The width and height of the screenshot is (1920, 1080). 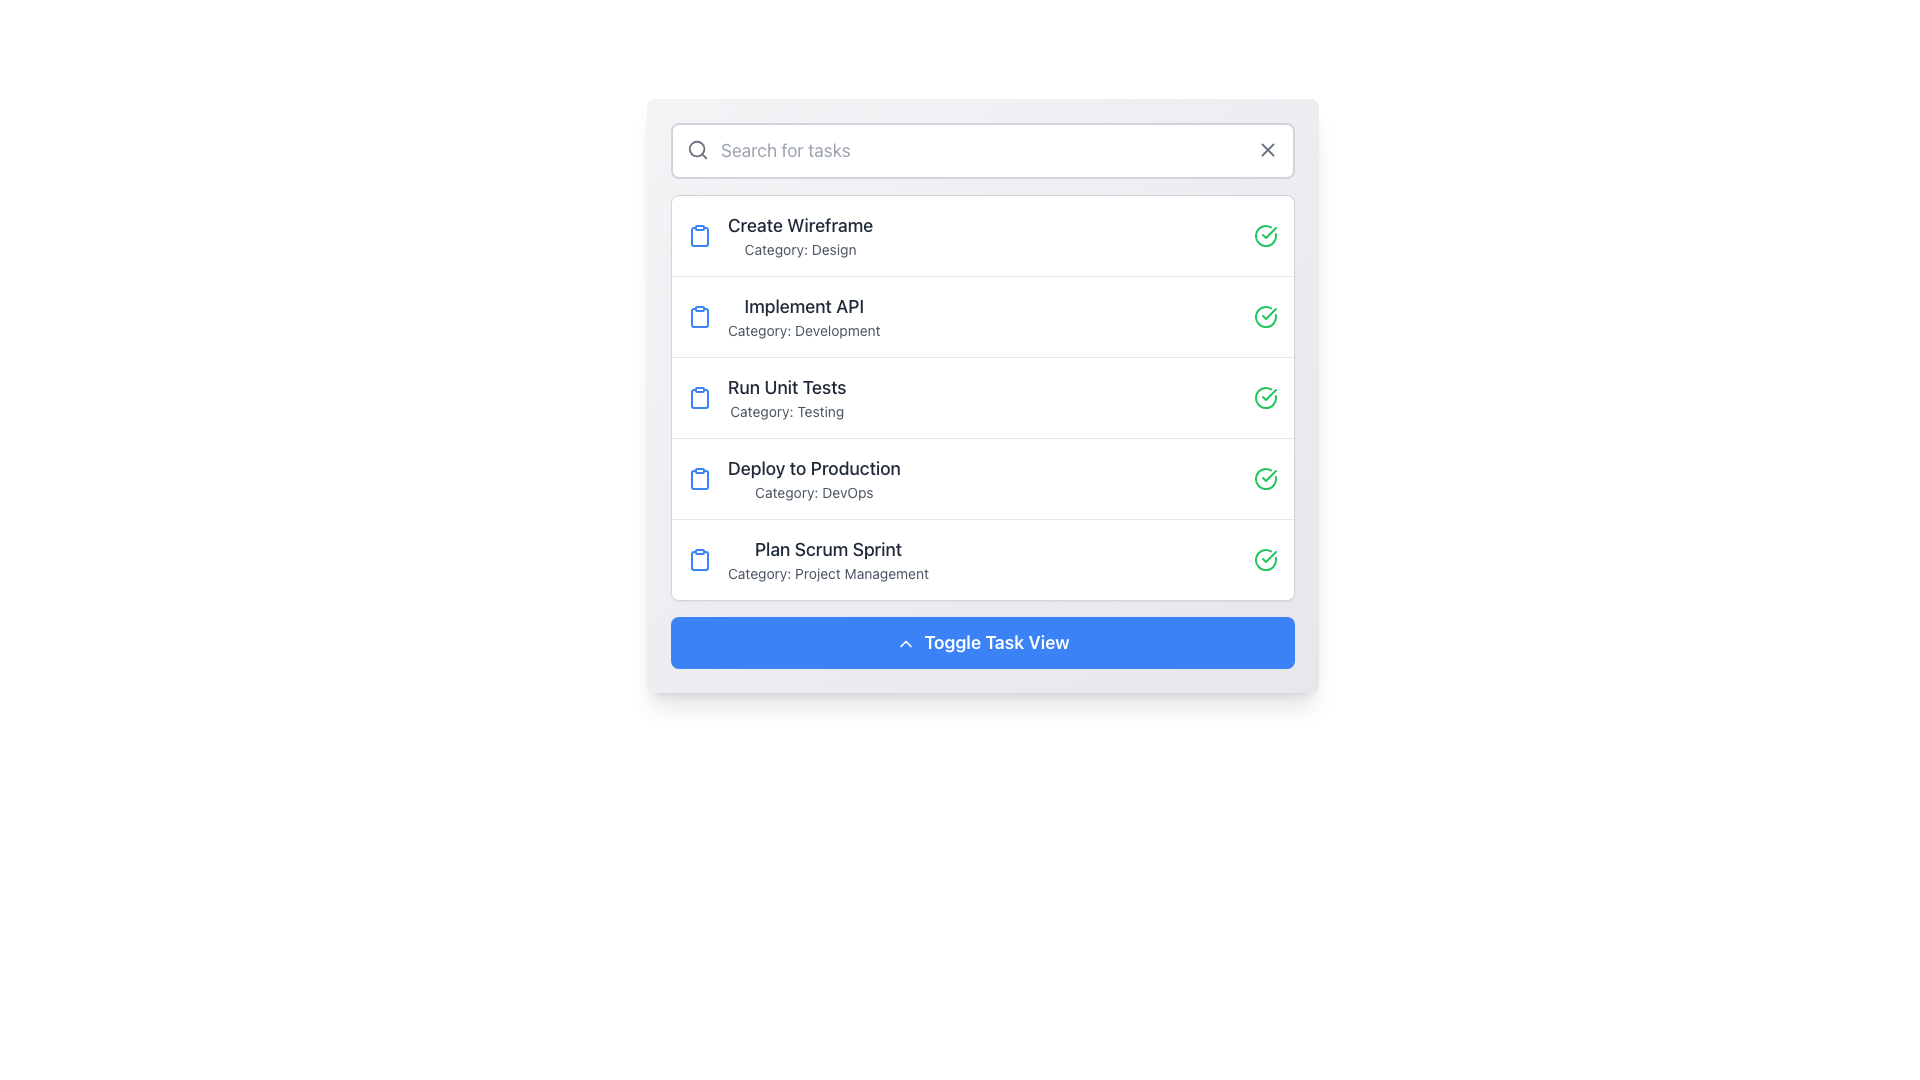 What do you see at coordinates (1265, 478) in the screenshot?
I see `the green circular checkmark icon indicating a completed action, located on the far right side of the 'Deploy to Production Category: DevOps' row` at bounding box center [1265, 478].